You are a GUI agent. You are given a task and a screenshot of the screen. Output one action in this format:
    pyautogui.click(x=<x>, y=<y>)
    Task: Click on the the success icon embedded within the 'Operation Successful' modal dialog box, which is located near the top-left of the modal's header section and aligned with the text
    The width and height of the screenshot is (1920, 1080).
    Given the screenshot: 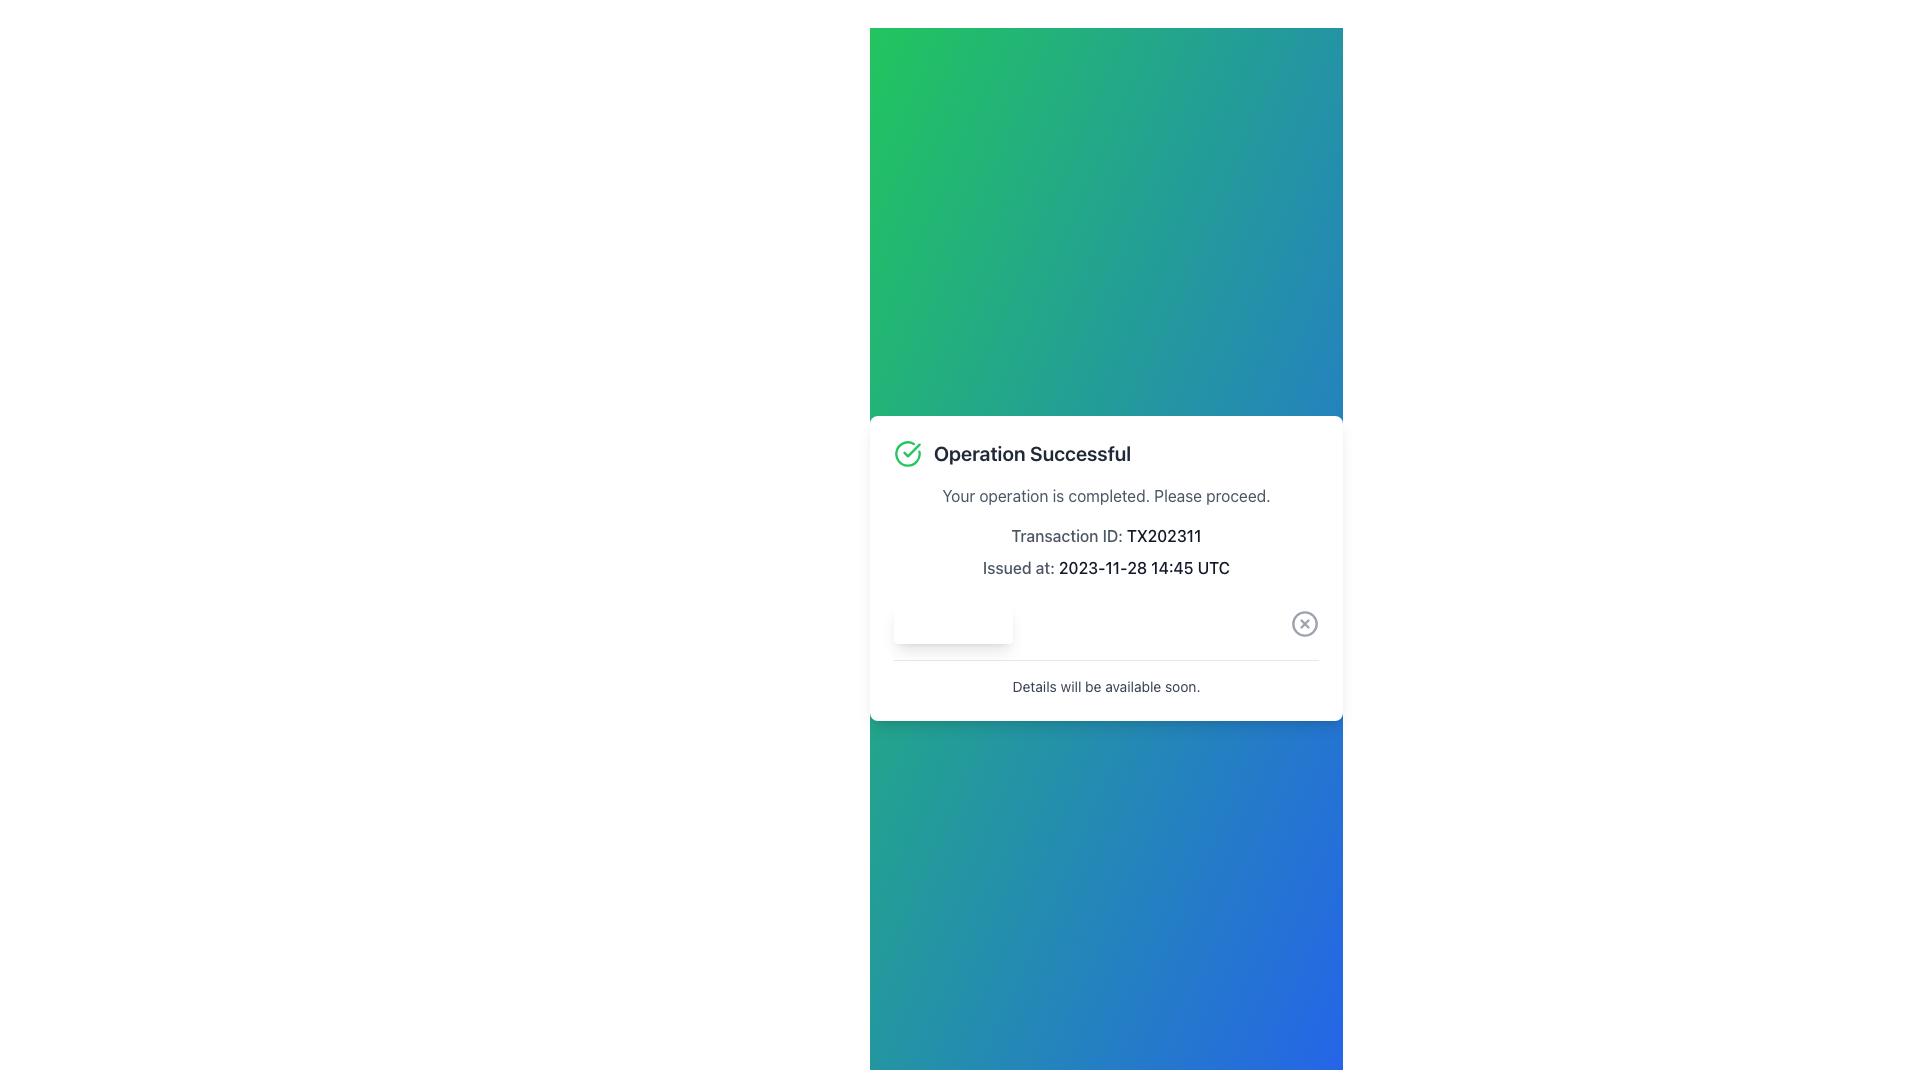 What is the action you would take?
    pyautogui.click(x=911, y=450)
    